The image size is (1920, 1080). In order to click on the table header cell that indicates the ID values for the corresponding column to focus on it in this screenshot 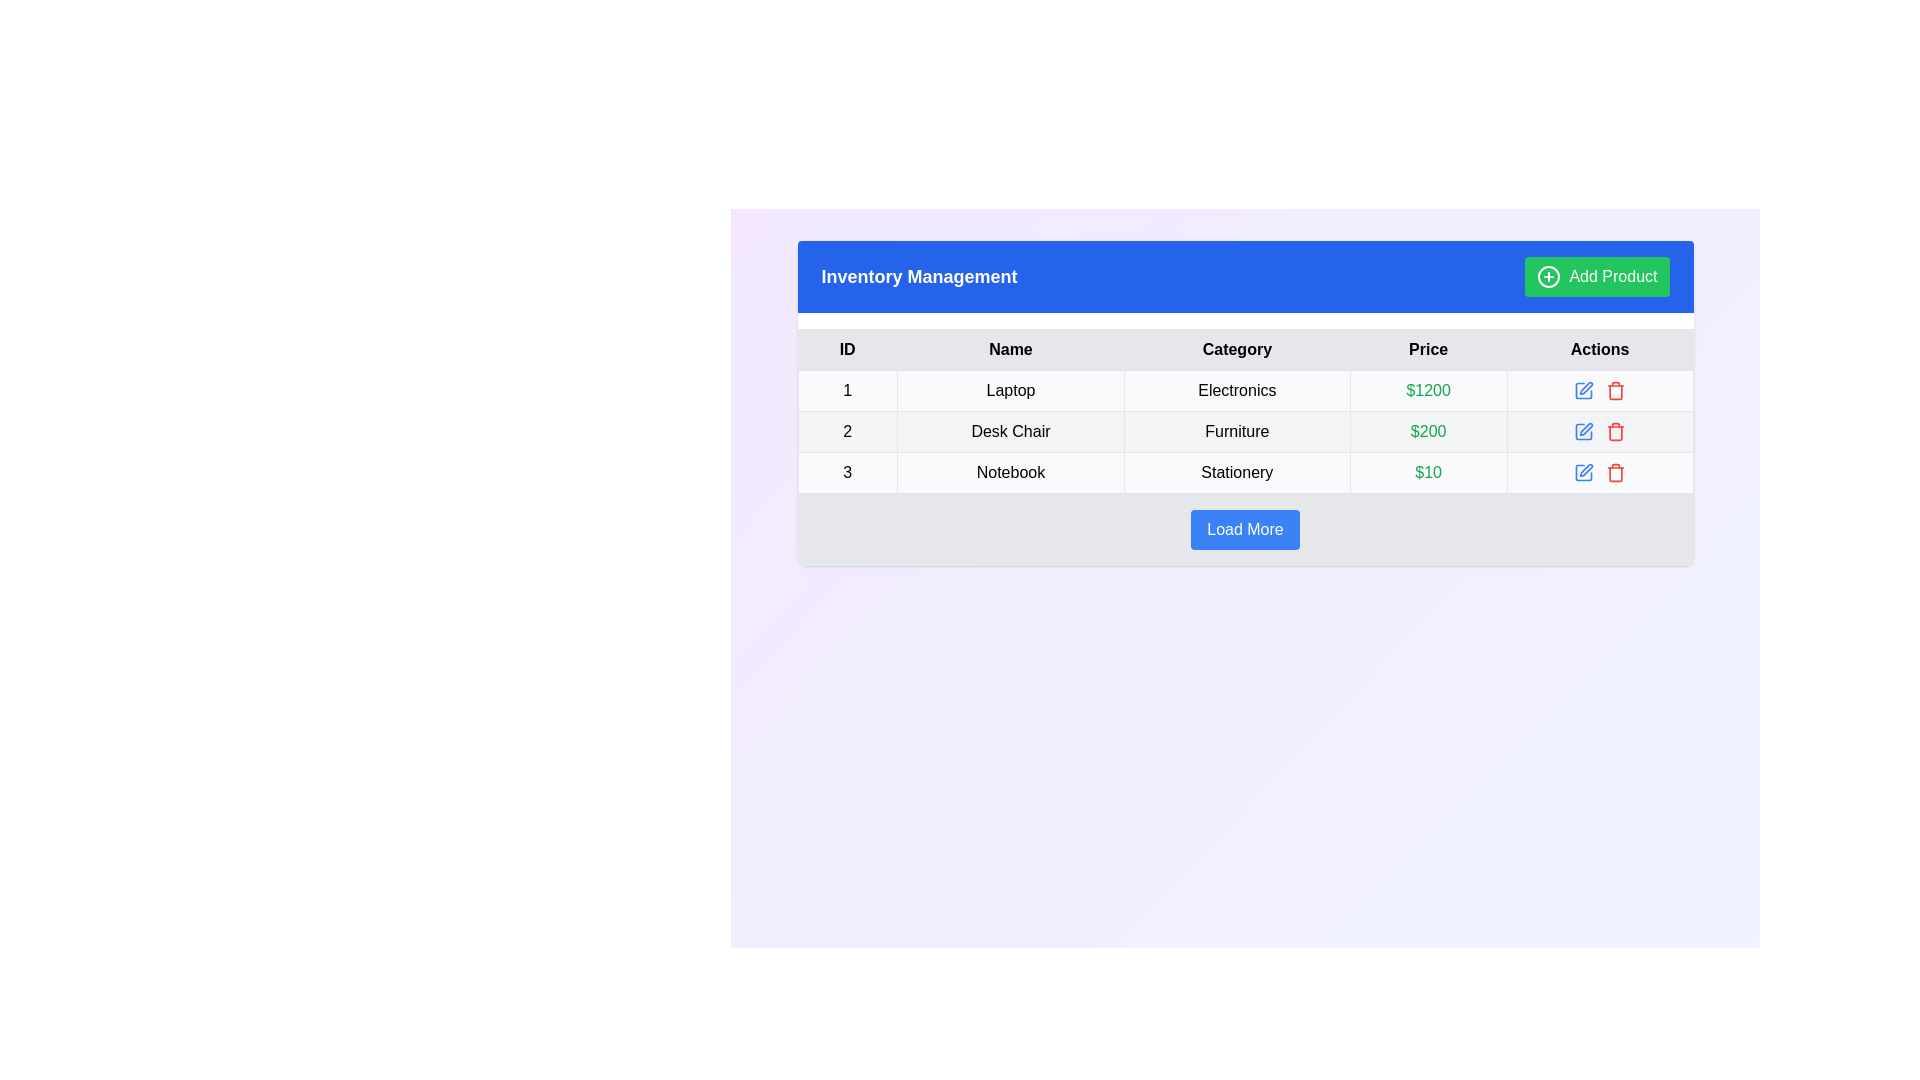, I will do `click(847, 349)`.